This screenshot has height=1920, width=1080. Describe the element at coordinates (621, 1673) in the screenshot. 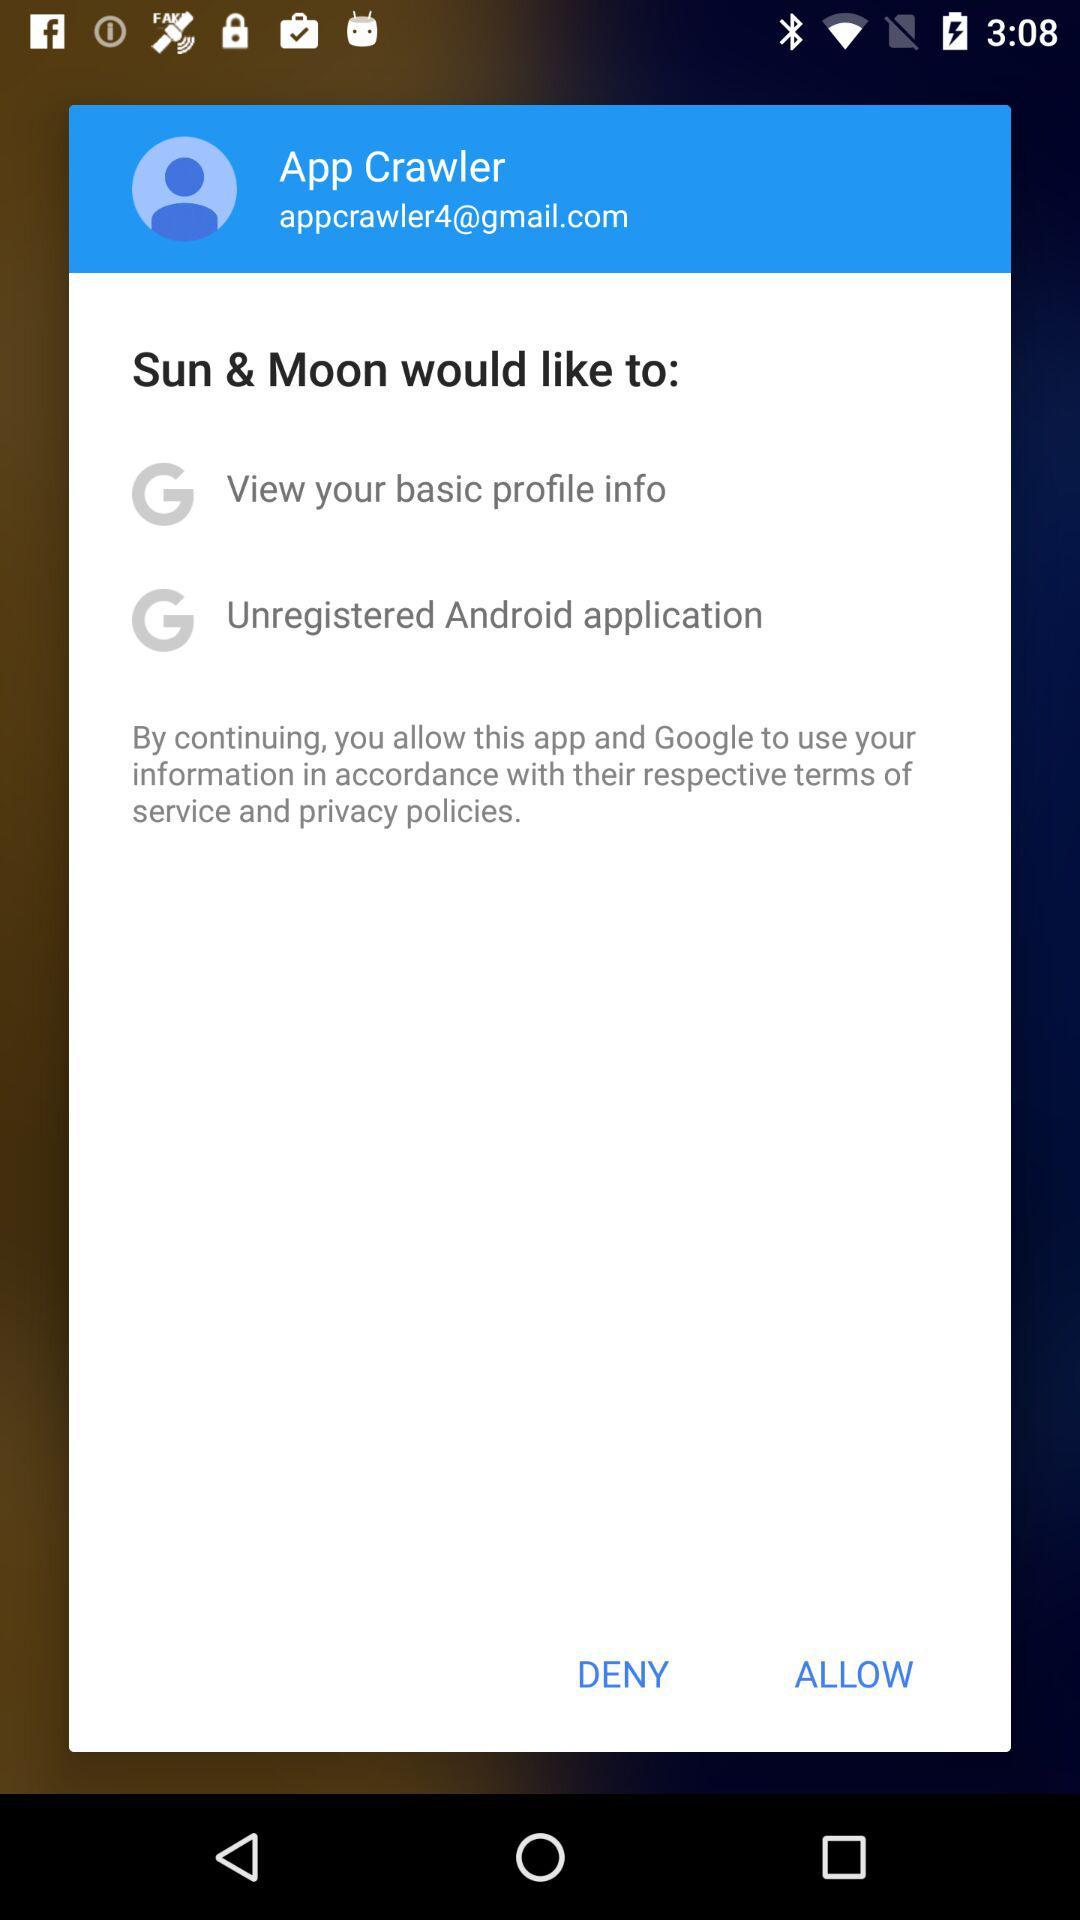

I see `deny button` at that location.